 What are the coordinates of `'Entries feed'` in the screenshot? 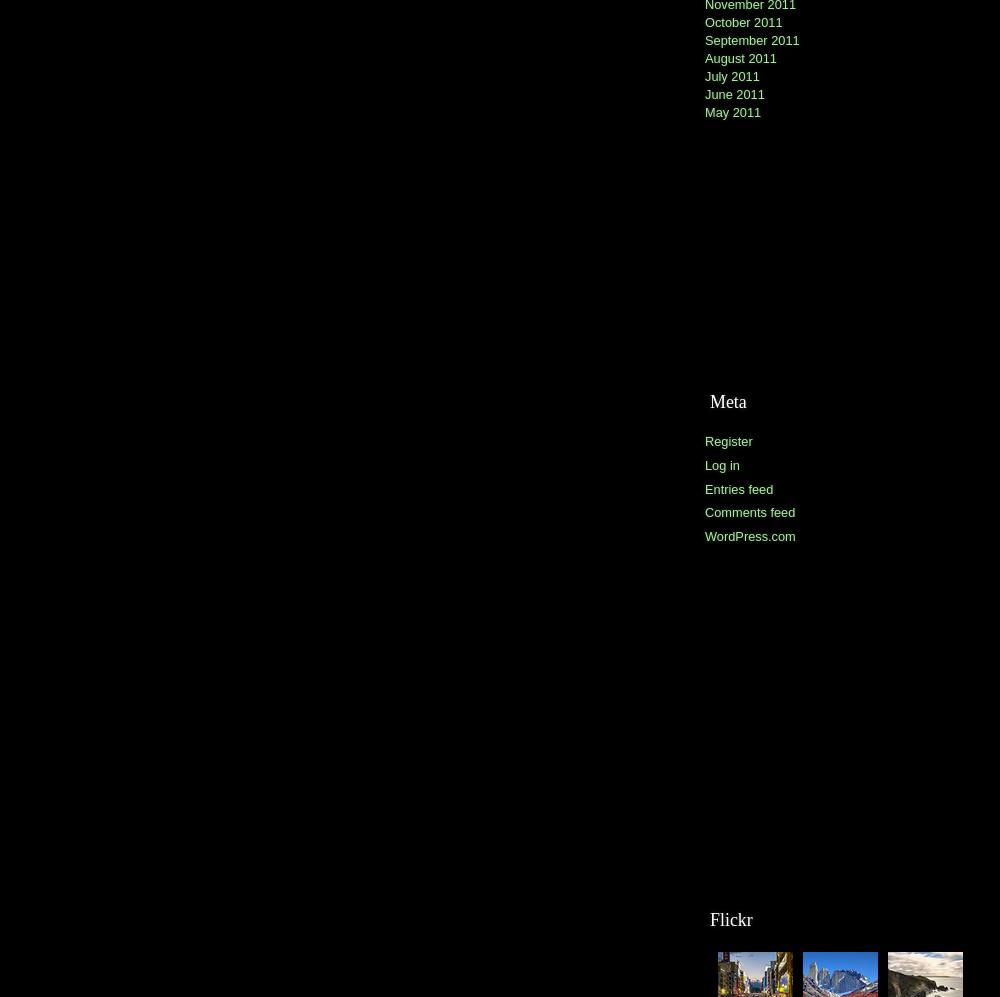 It's located at (738, 488).